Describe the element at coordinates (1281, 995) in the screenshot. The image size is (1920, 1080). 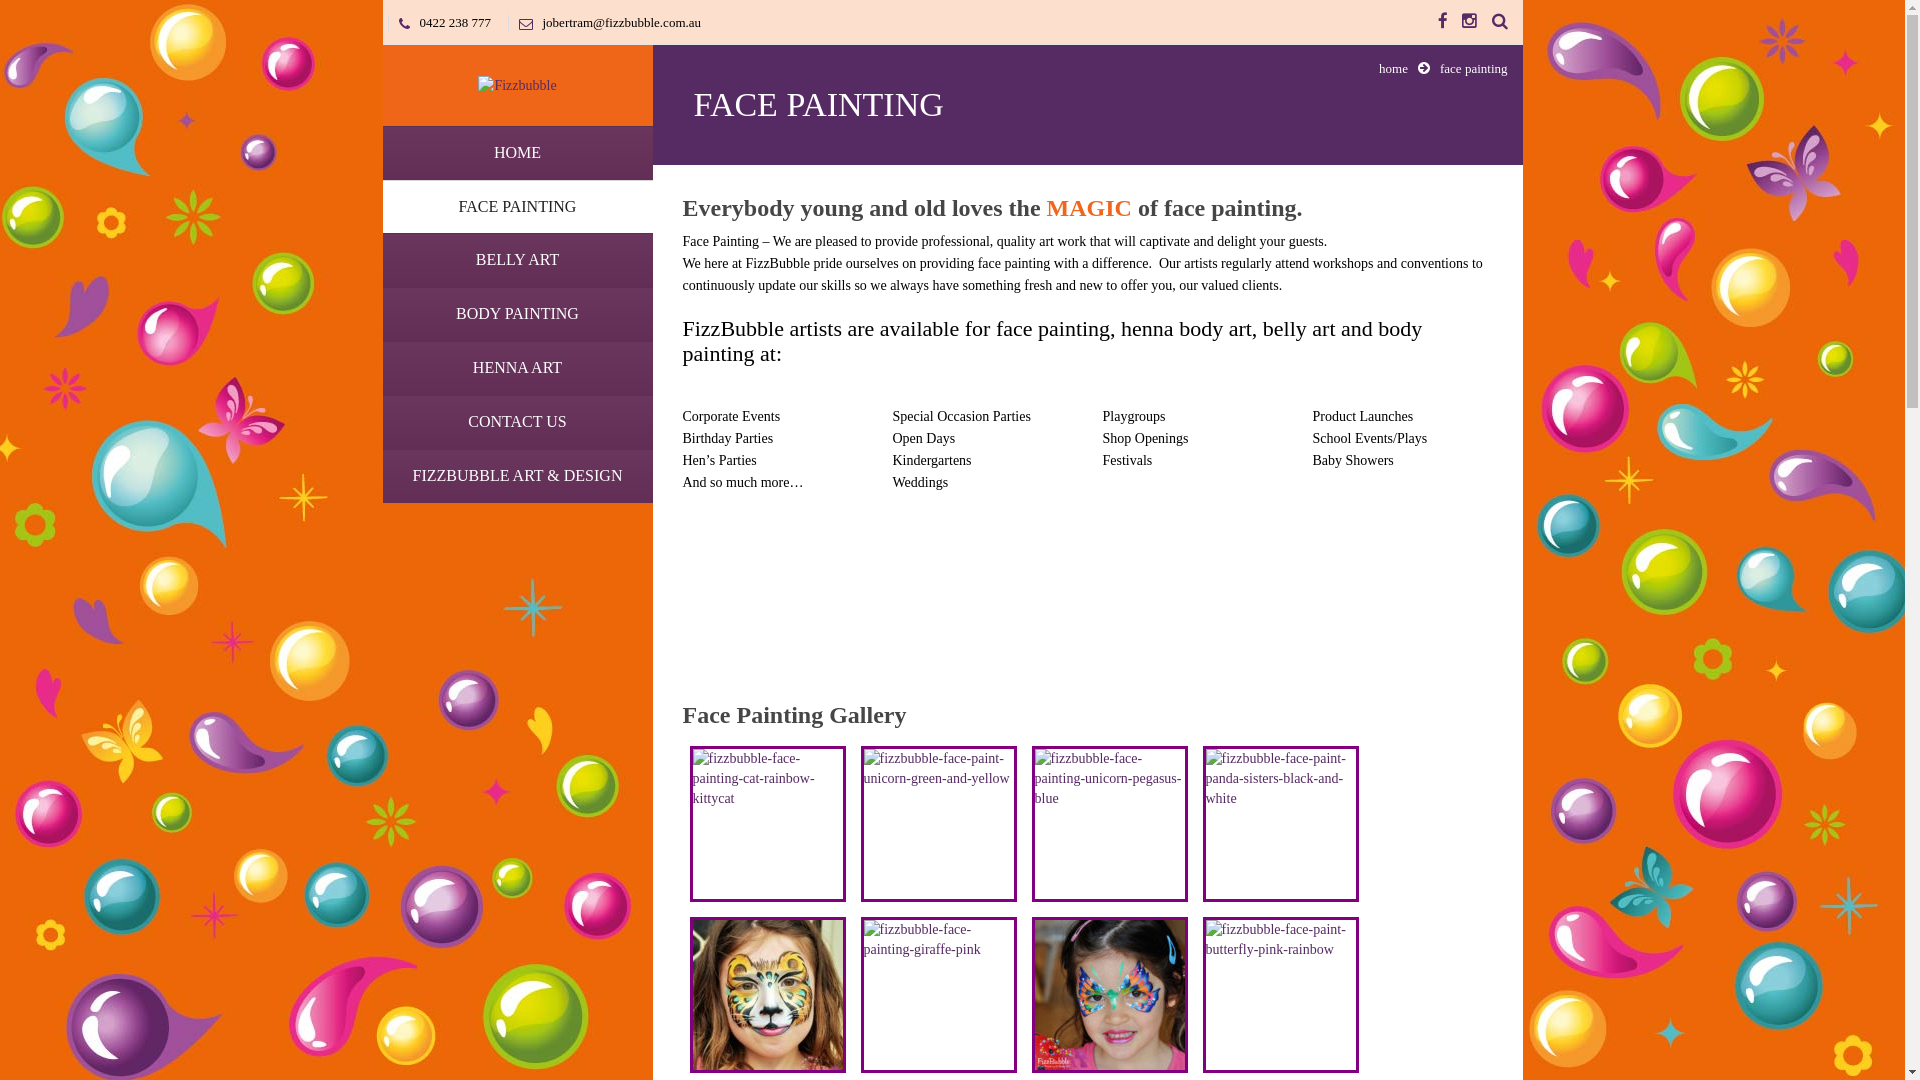
I see `'fizzbubble-face-paint-butterfly-pink-rainbow'` at that location.